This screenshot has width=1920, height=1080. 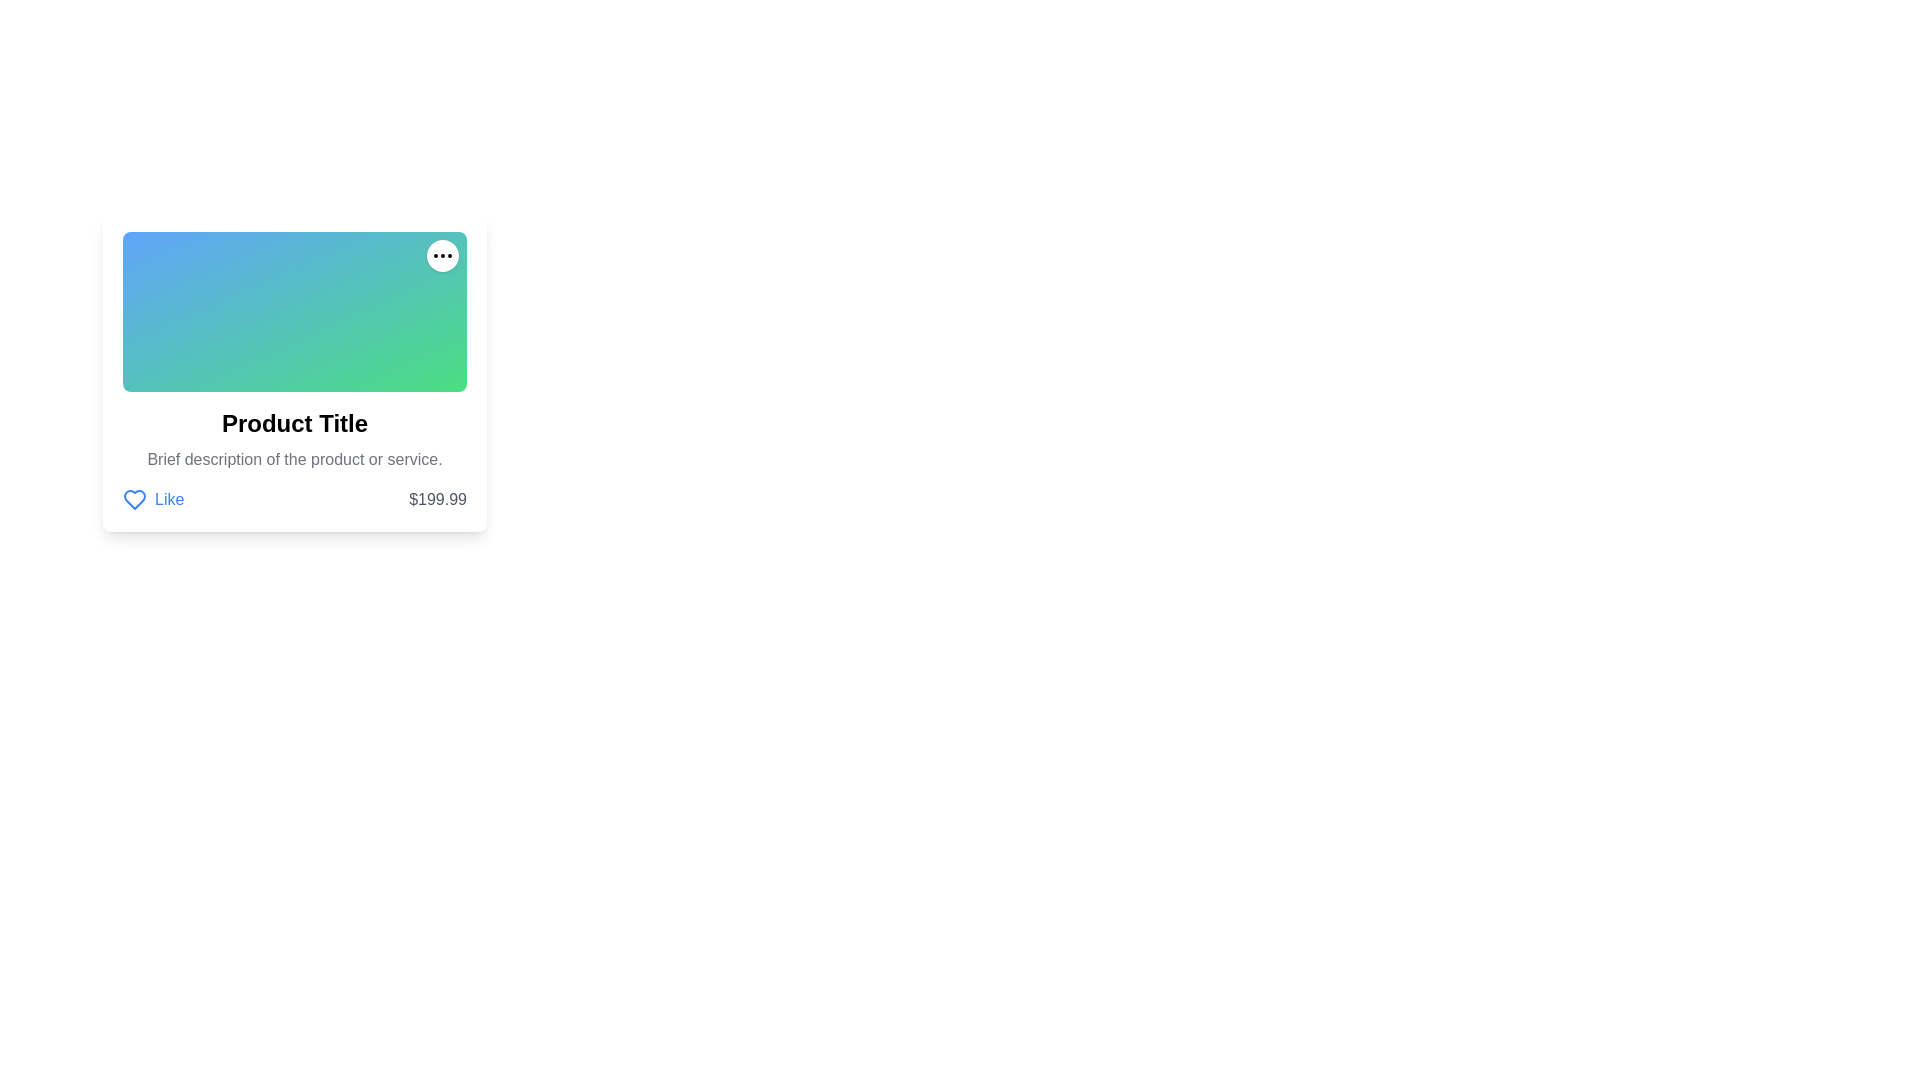 What do you see at coordinates (133, 499) in the screenshot?
I see `the heart-shaped icon outlined in blue with a white fill, located to the left of the text 'Like', to like or favorite the product` at bounding box center [133, 499].